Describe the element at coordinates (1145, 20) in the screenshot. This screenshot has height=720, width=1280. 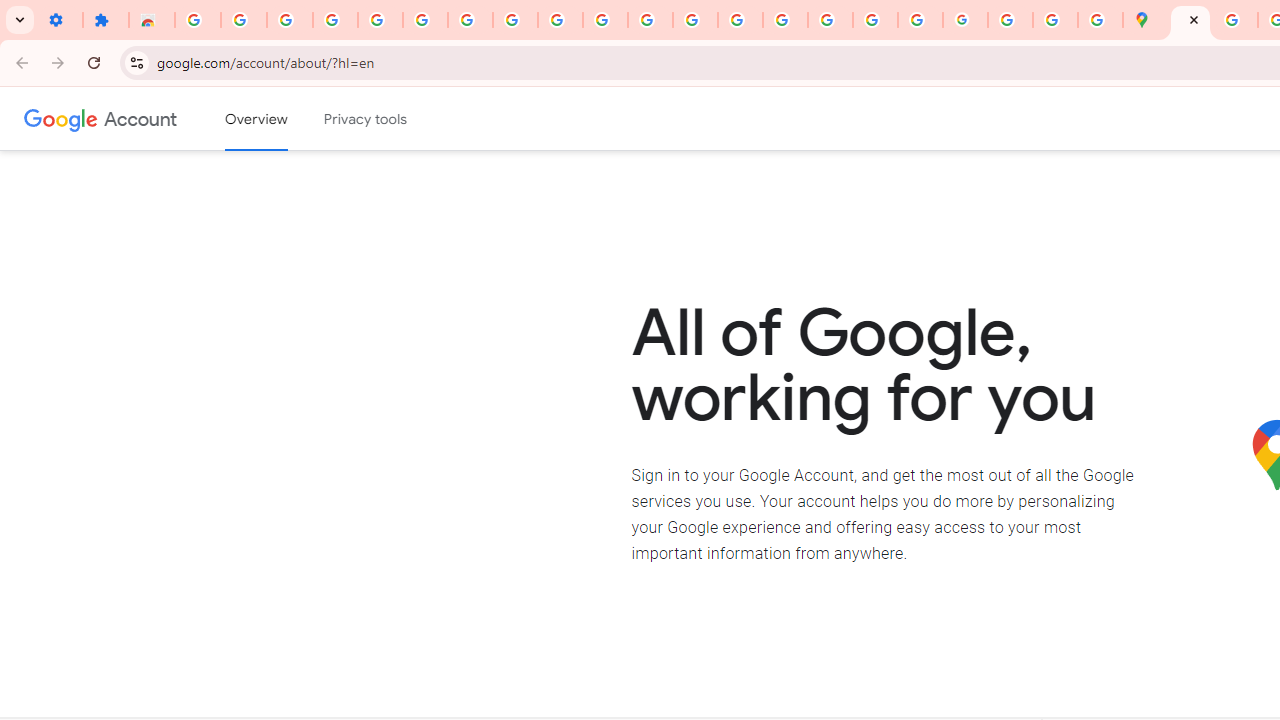
I see `'Google Maps'` at that location.